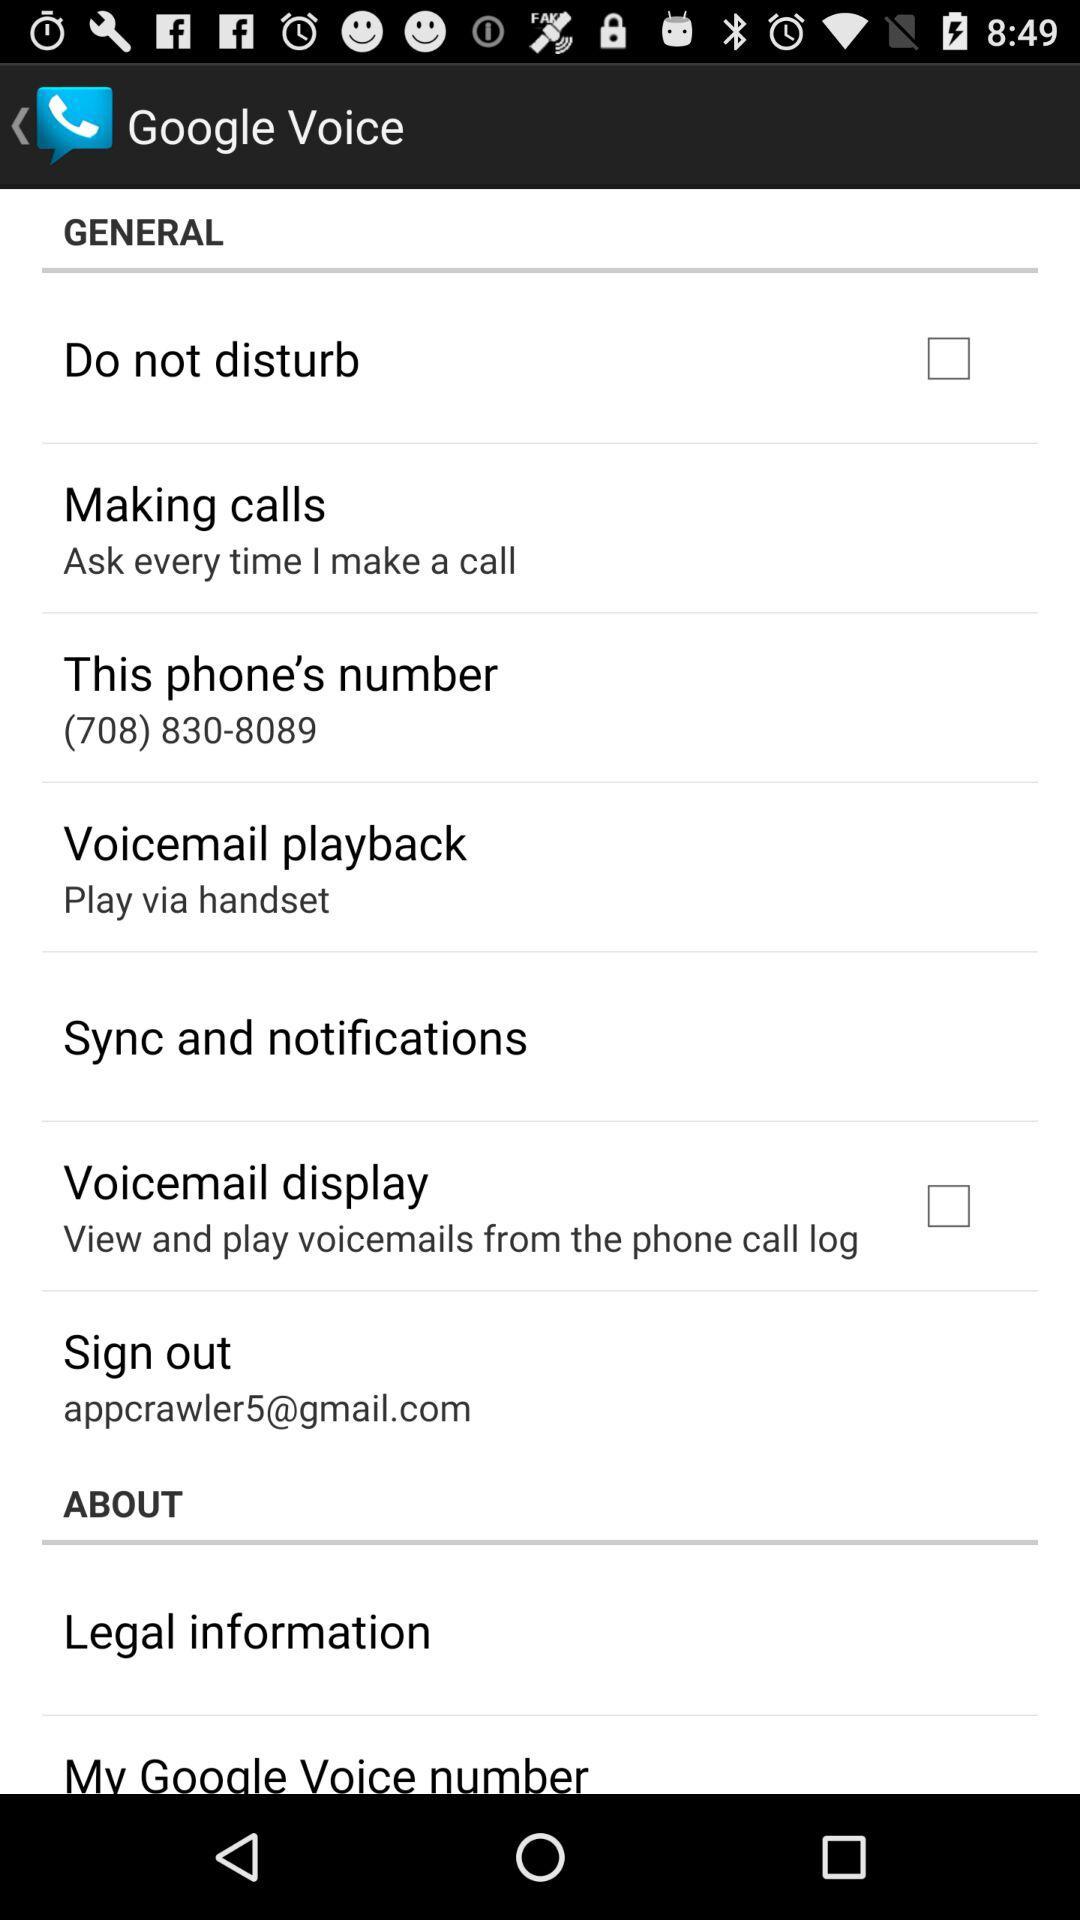 Image resolution: width=1080 pixels, height=1920 pixels. What do you see at coordinates (194, 502) in the screenshot?
I see `making calls app` at bounding box center [194, 502].